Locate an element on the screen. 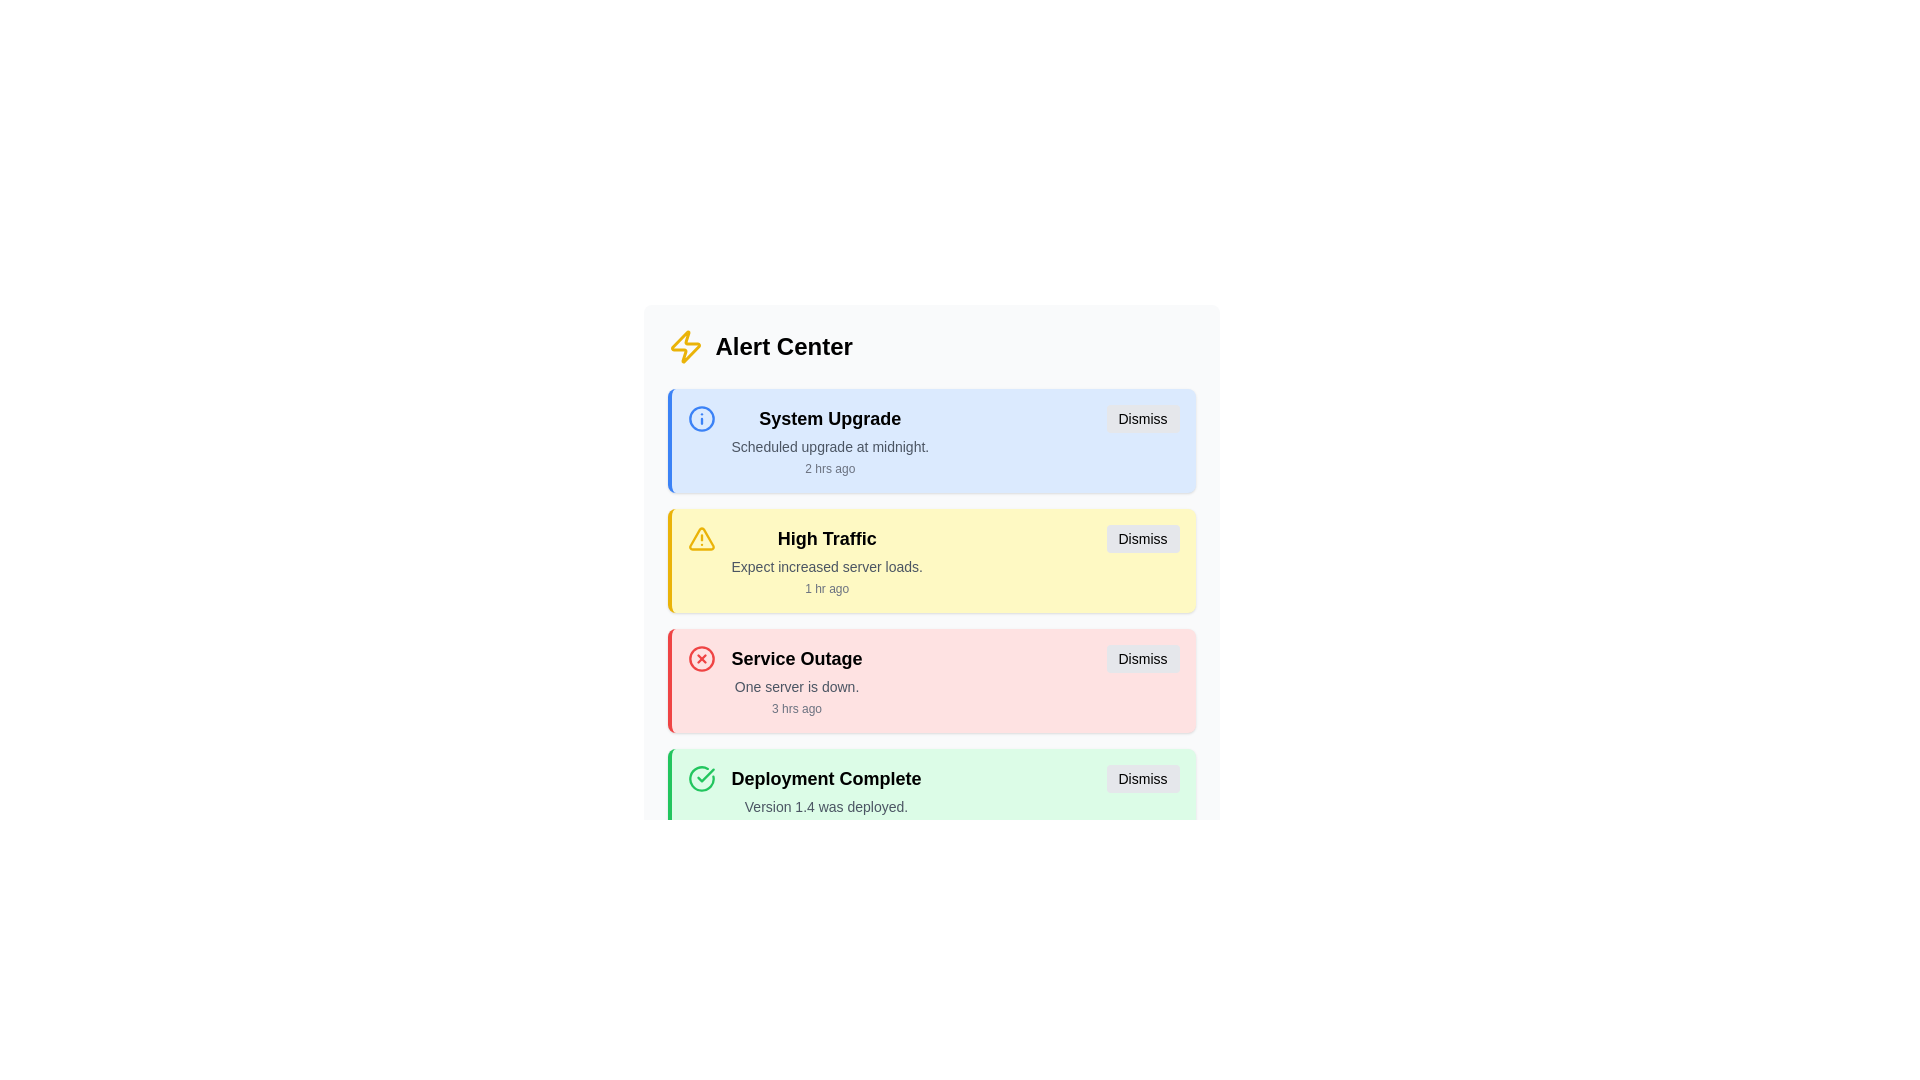 The height and width of the screenshot is (1080, 1920). bold, black text labeled 'Service Outage' which is the primary heading at the top of a card with a soft red background is located at coordinates (795, 659).